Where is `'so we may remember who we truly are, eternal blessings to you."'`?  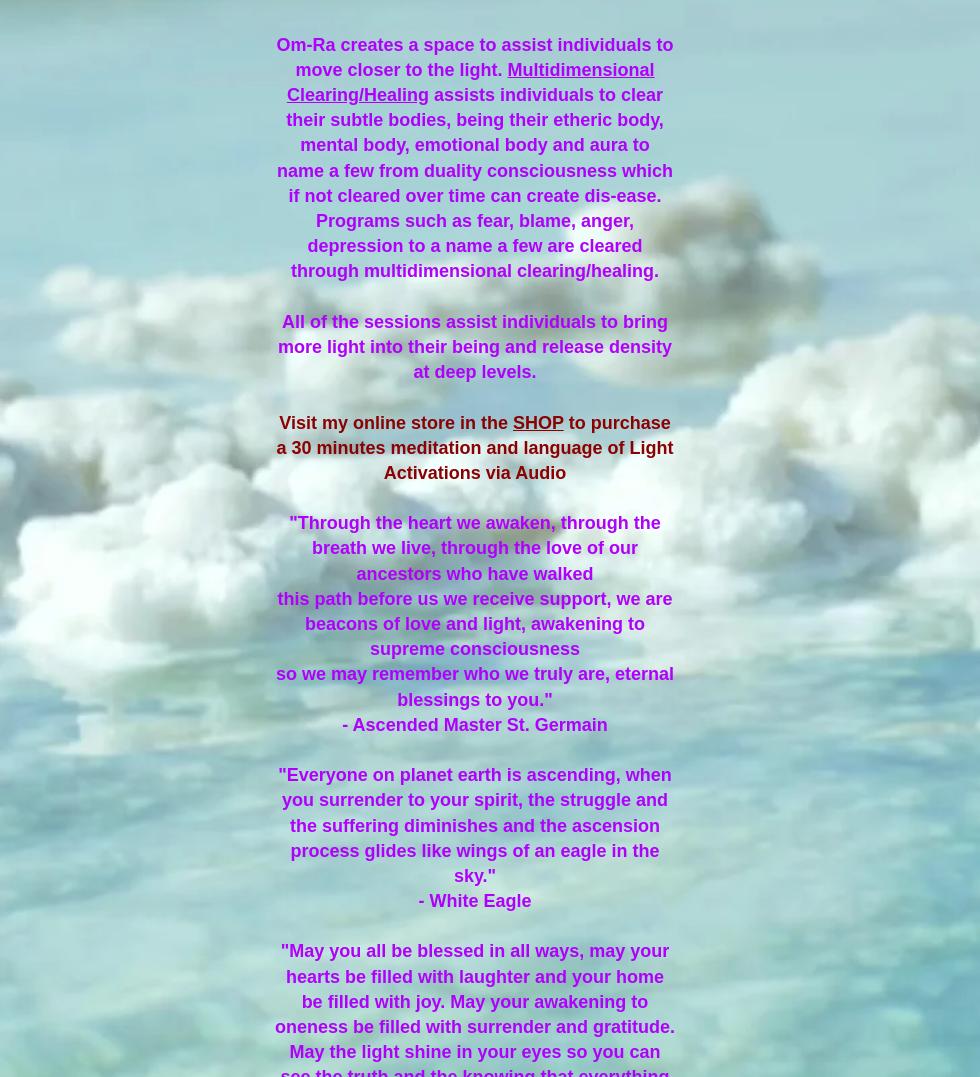
'so we may remember who we truly are, eternal blessings to you."' is located at coordinates (474, 685).